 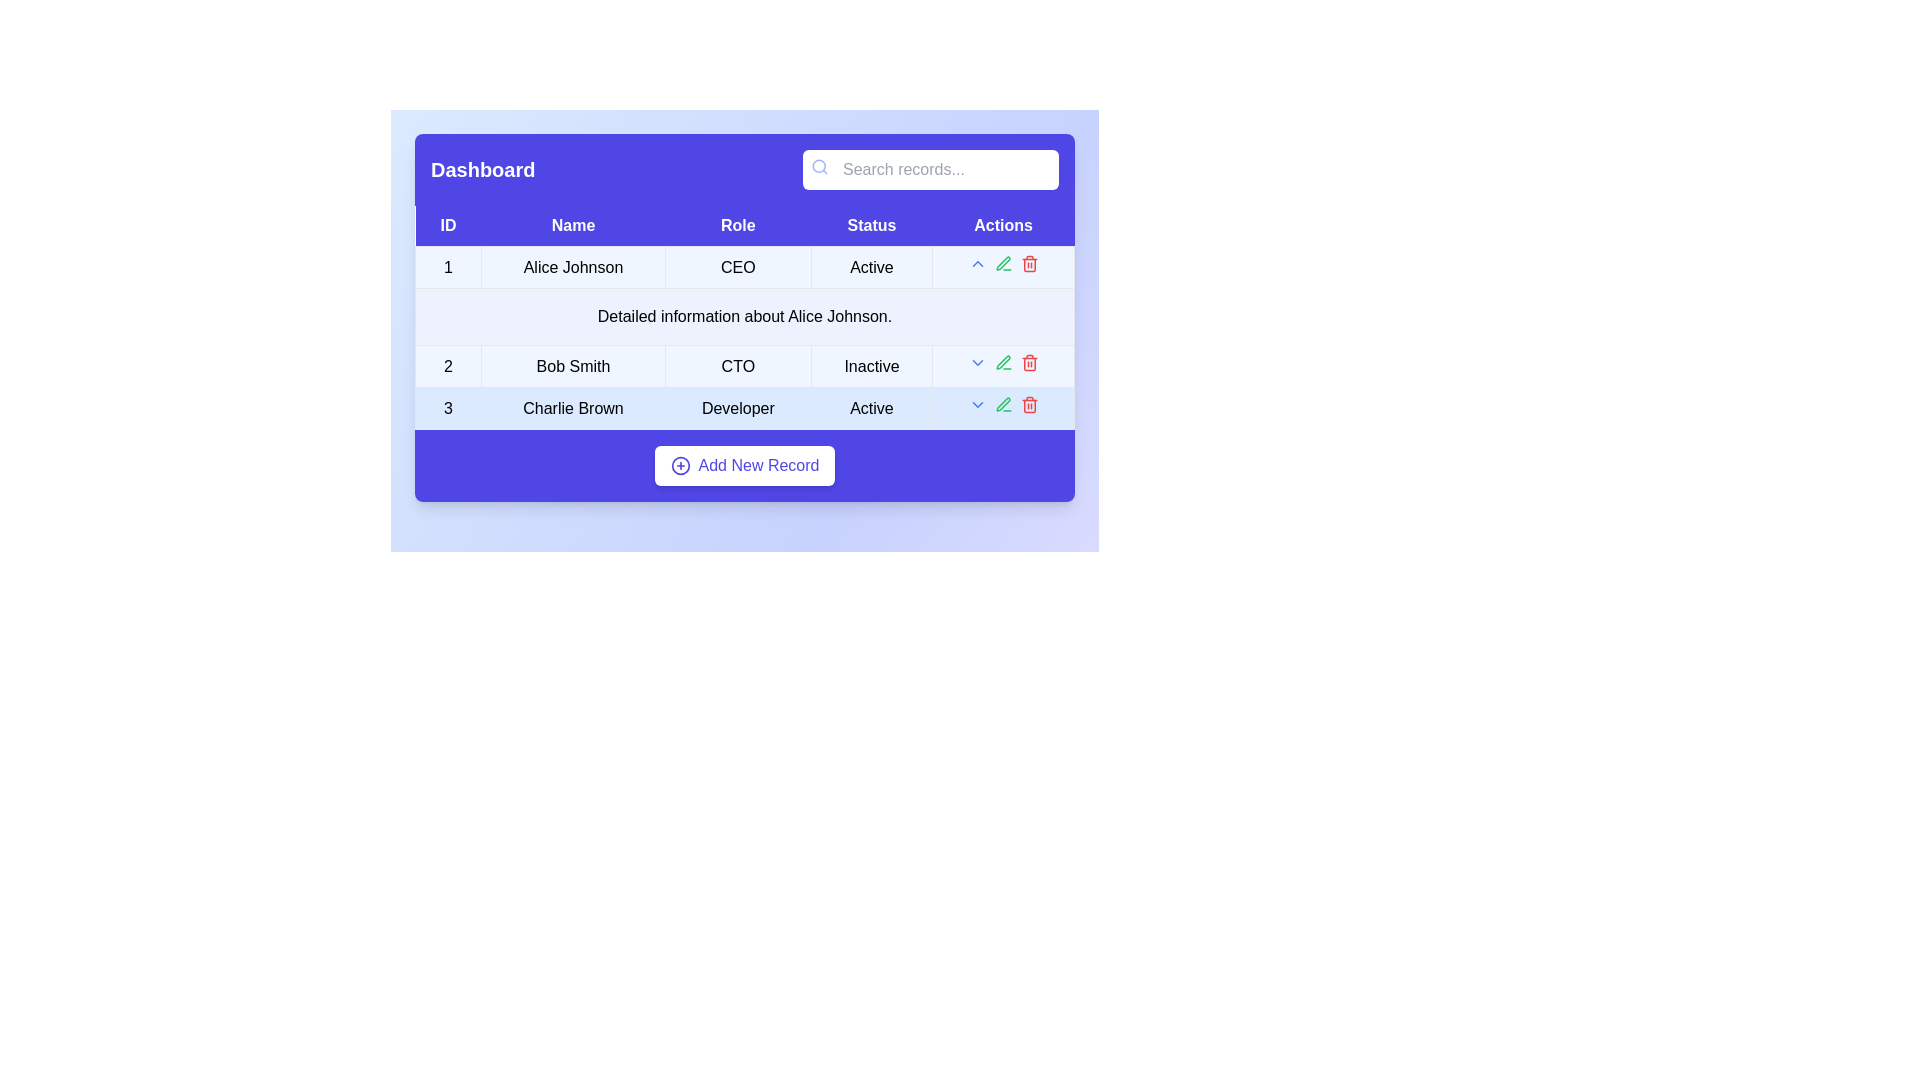 What do you see at coordinates (1003, 407) in the screenshot?
I see `the downward arrow icon in the 'Actions' column of the third row for the 'Charlie Brown' record` at bounding box center [1003, 407].